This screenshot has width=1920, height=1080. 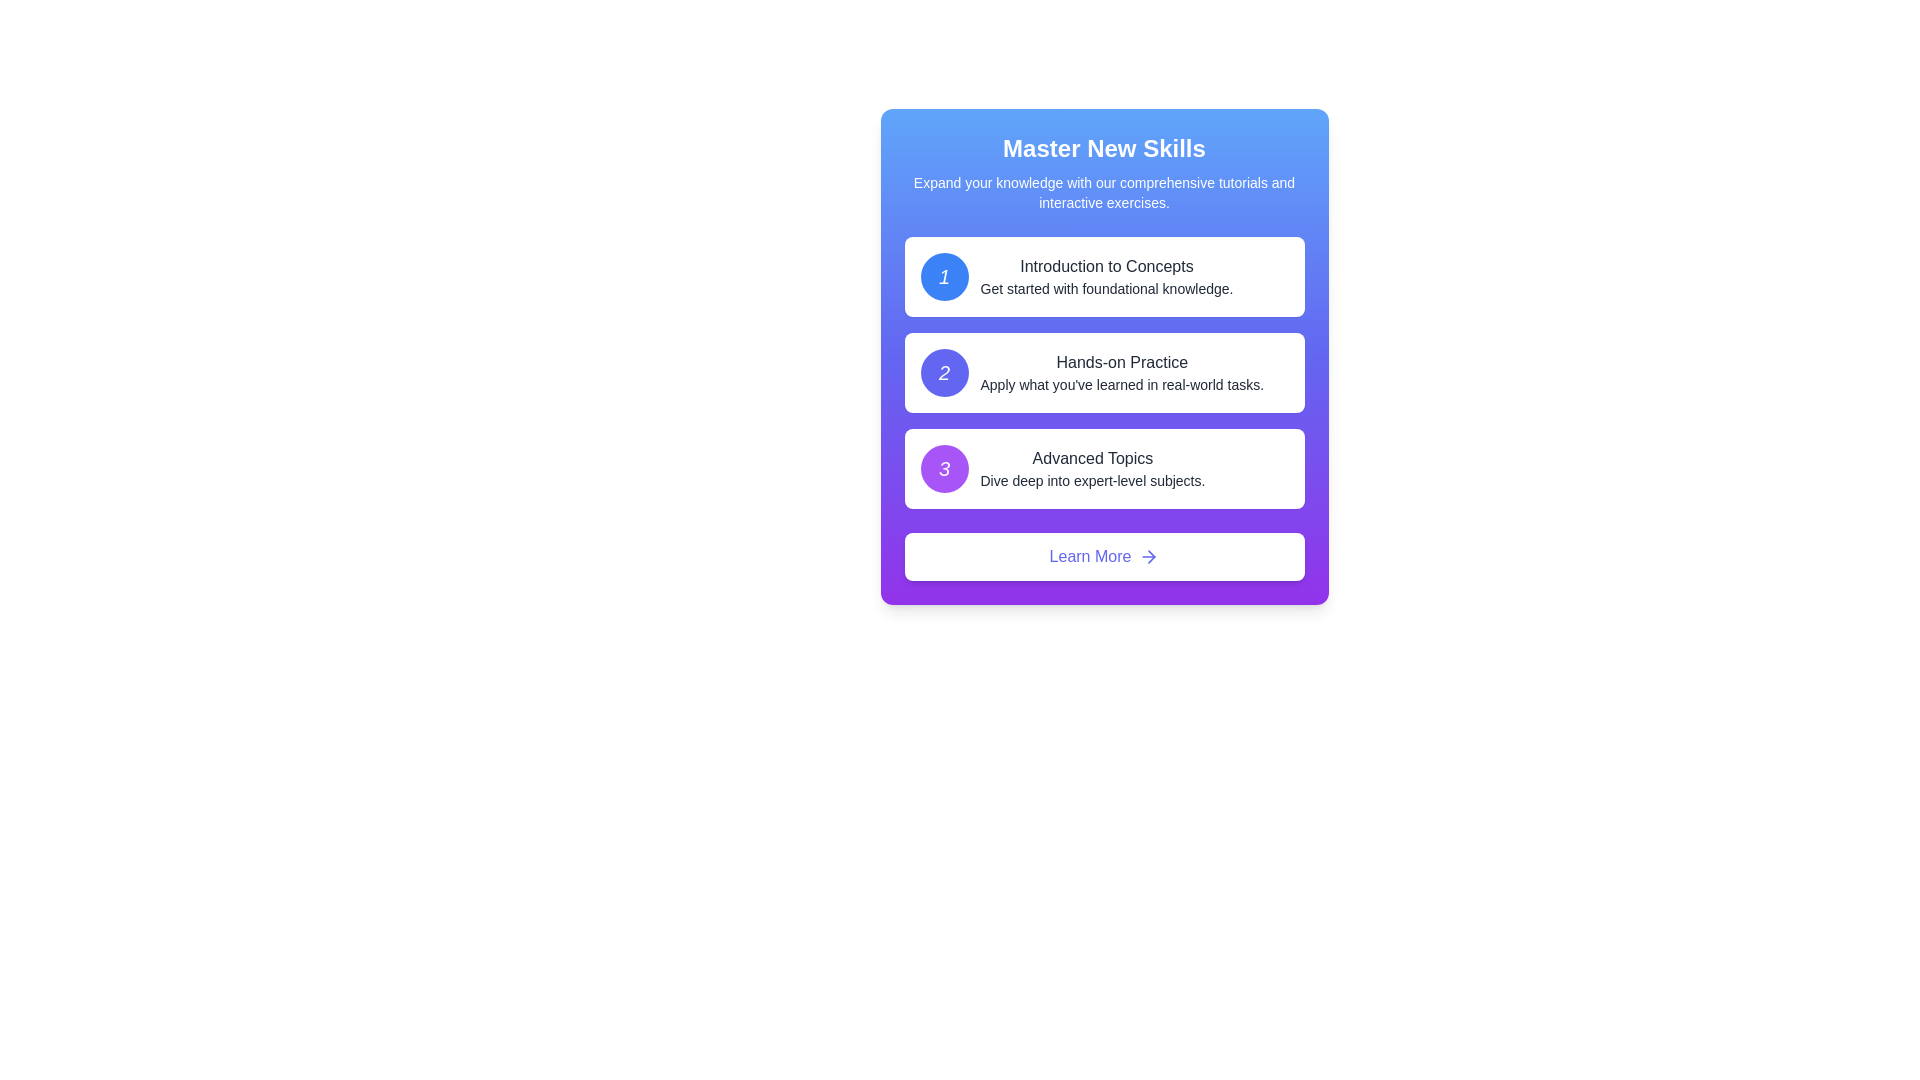 I want to click on the title text label located at the top center of the card layout, which serves as an impactful introduction to the information presented, so click(x=1103, y=148).